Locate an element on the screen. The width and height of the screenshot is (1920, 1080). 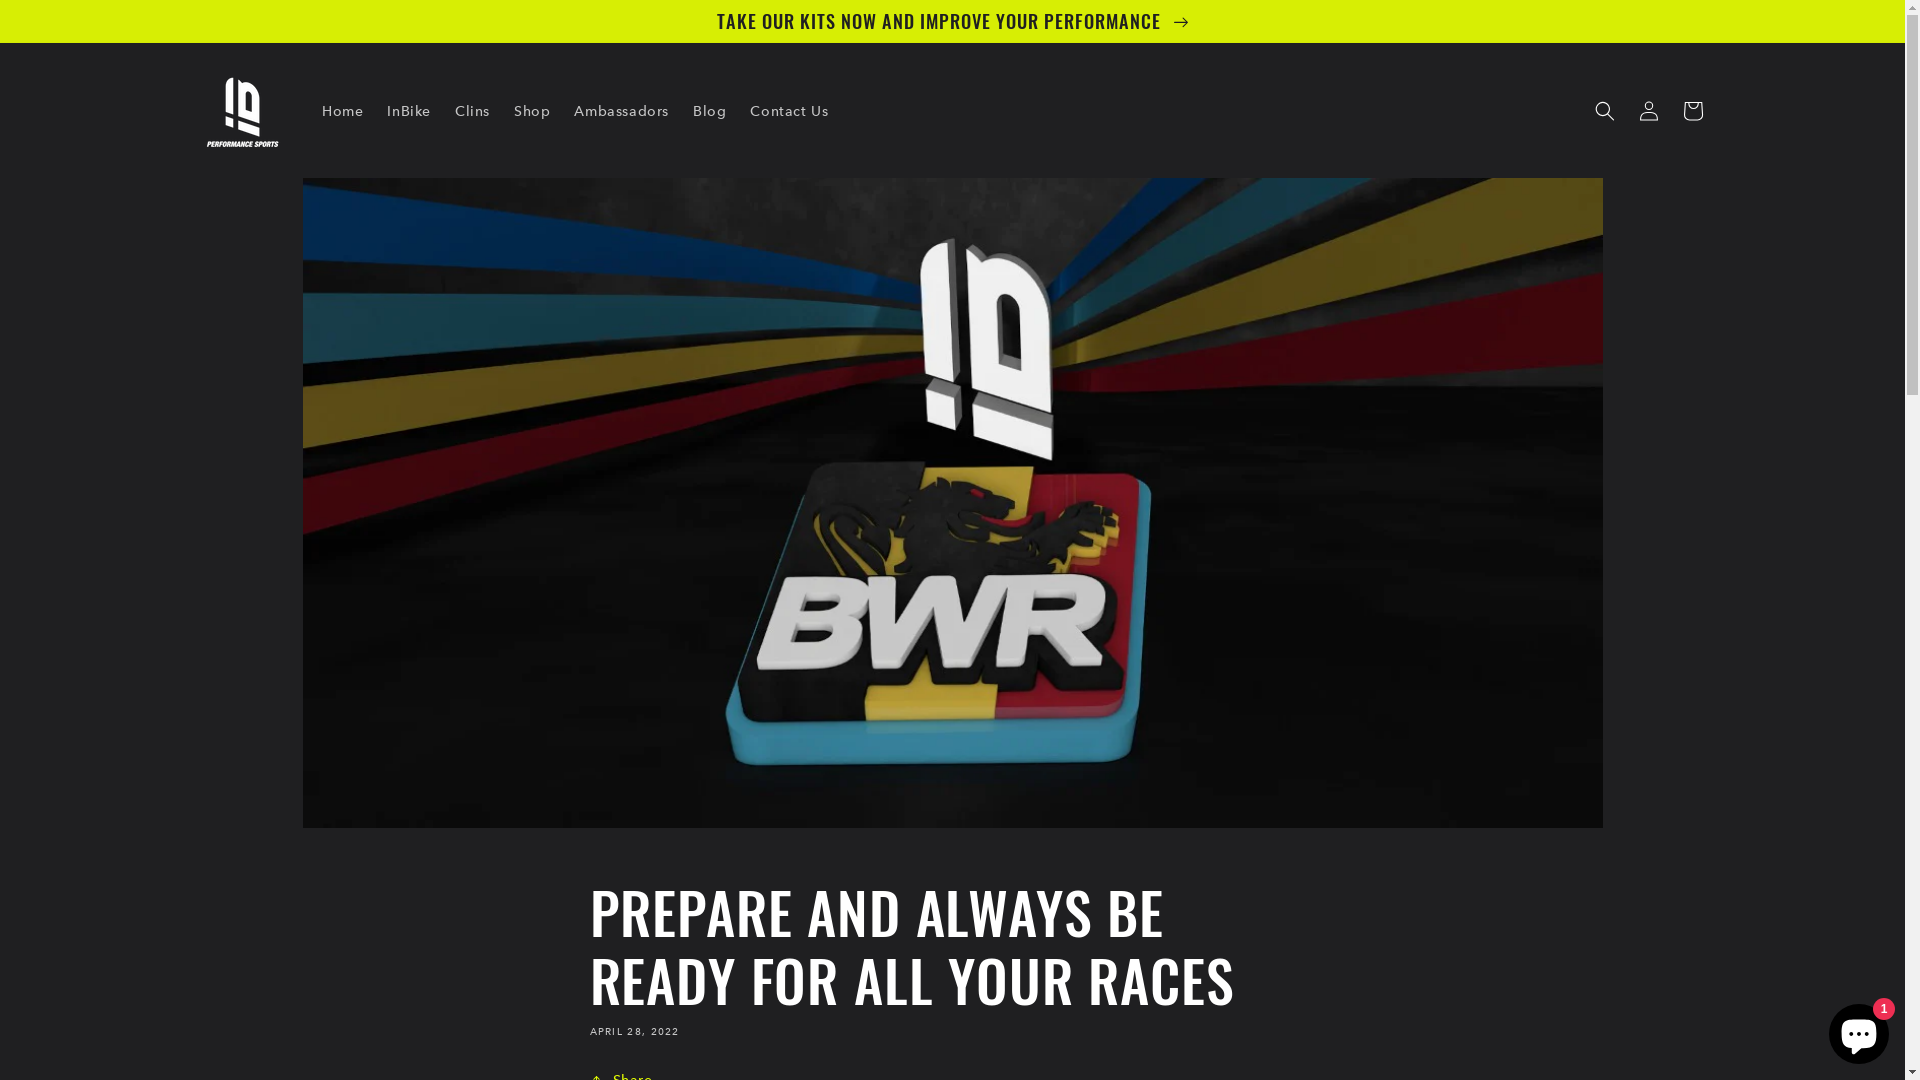
'Home' is located at coordinates (342, 111).